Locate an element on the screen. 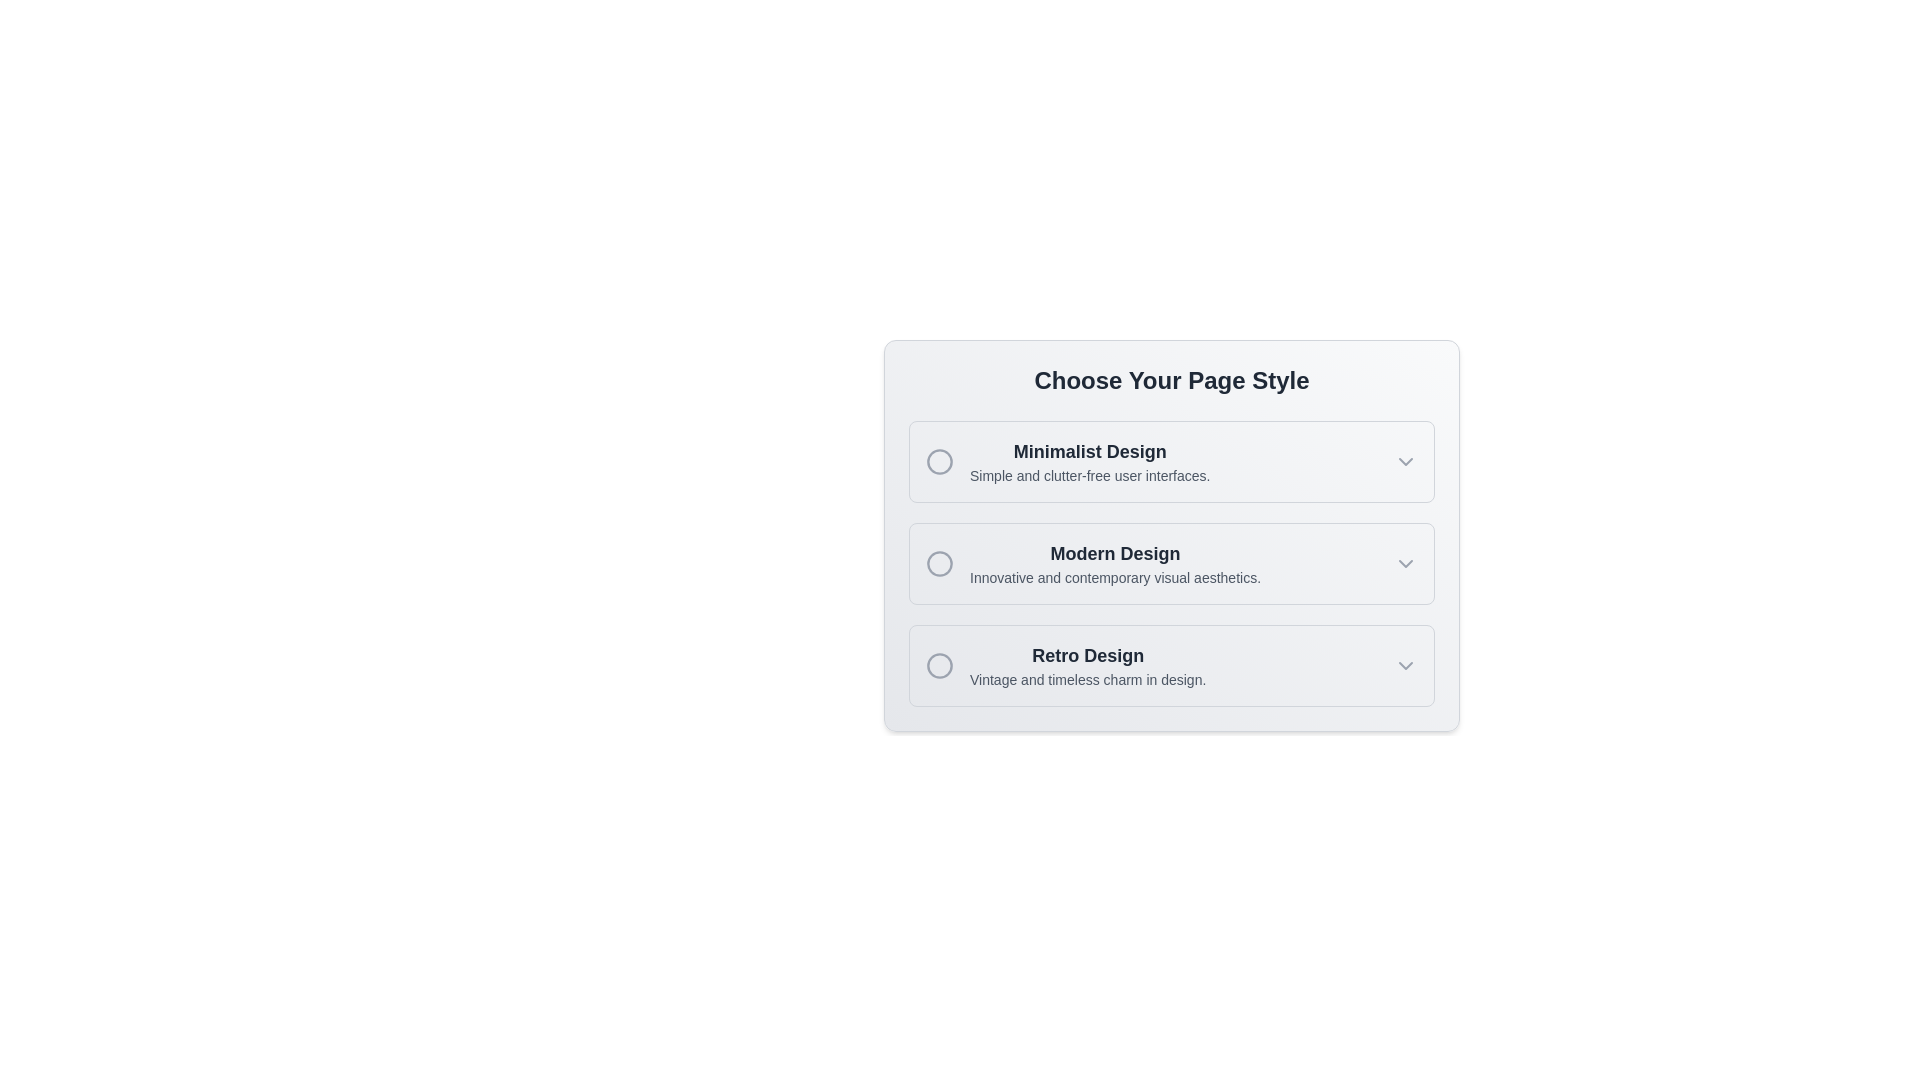 The width and height of the screenshot is (1920, 1080). the 'Retro Design' radio button located in the 'Choose Your Page Style' section to trigger hover effects is located at coordinates (939, 666).